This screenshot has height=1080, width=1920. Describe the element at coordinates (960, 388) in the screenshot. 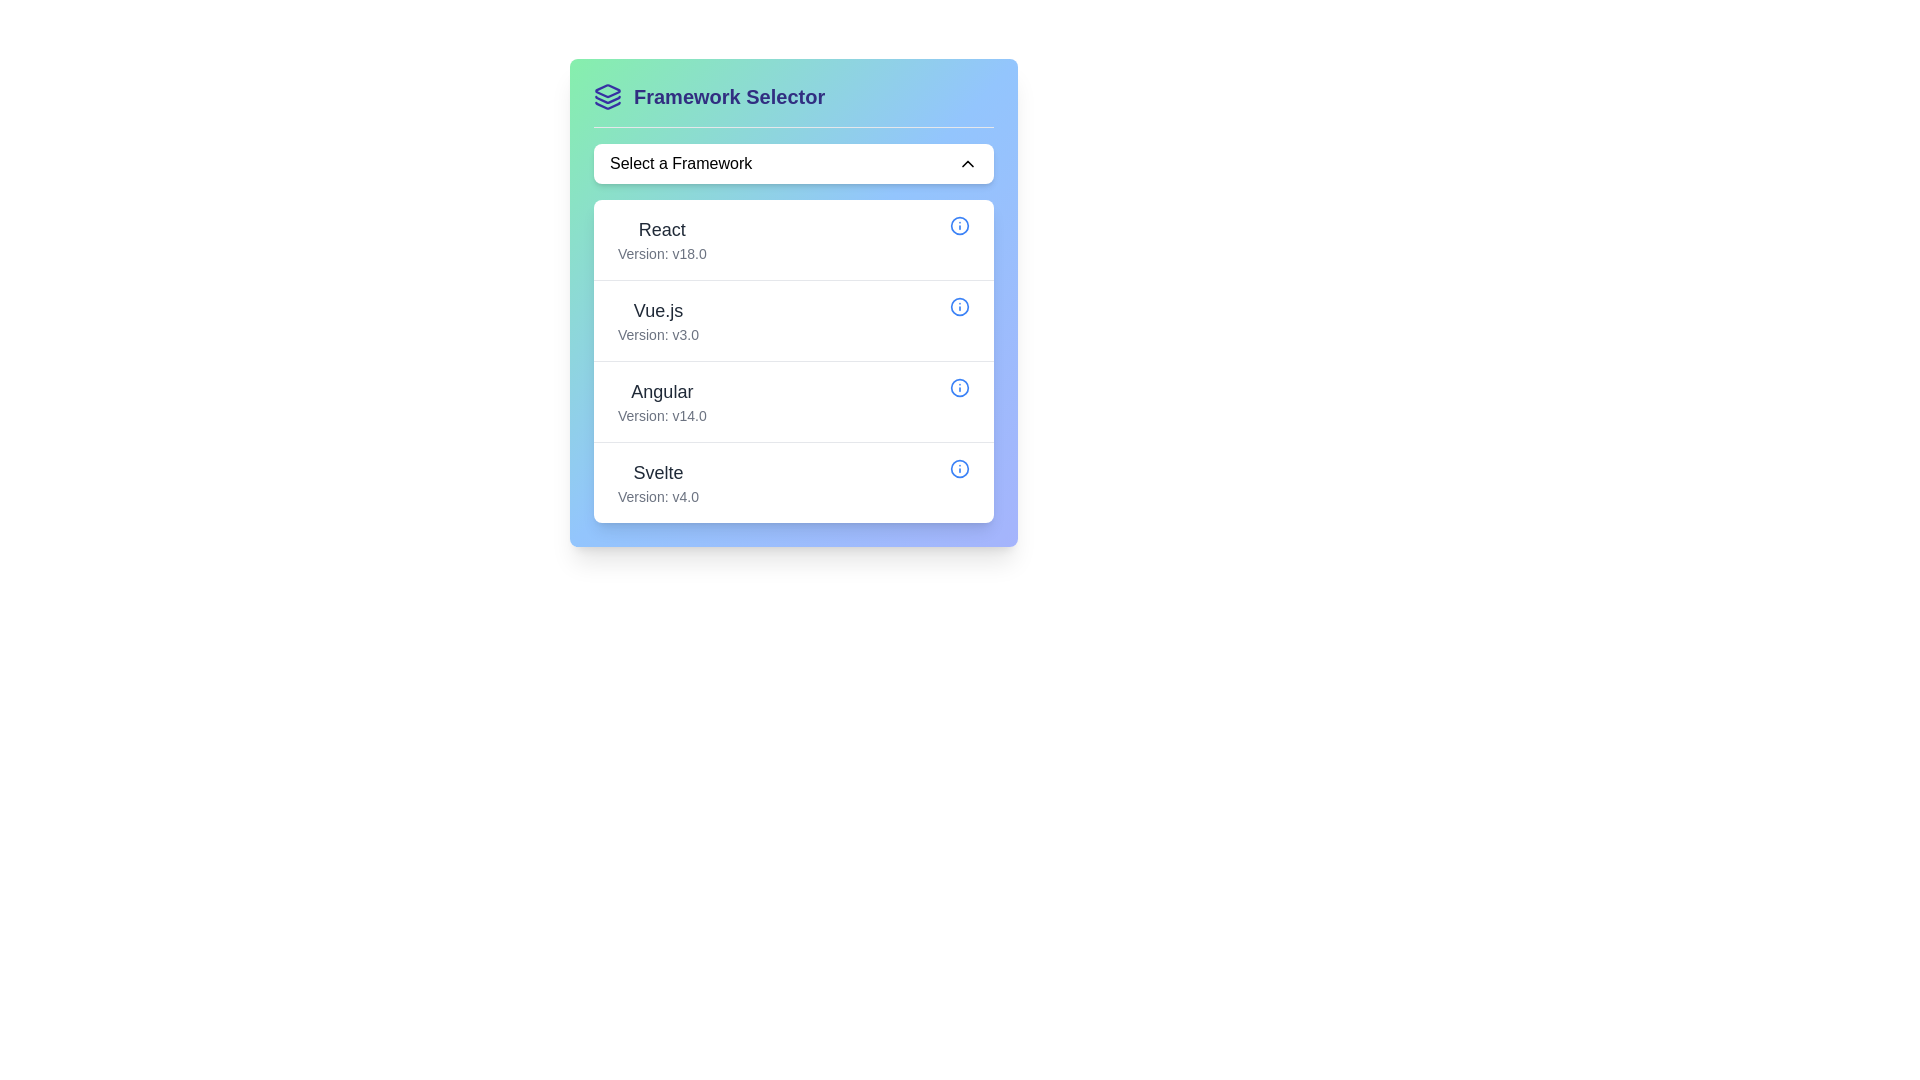

I see `the information tooltip icon located to the right of 'Angular Version: v14.0' in the list interface` at that location.